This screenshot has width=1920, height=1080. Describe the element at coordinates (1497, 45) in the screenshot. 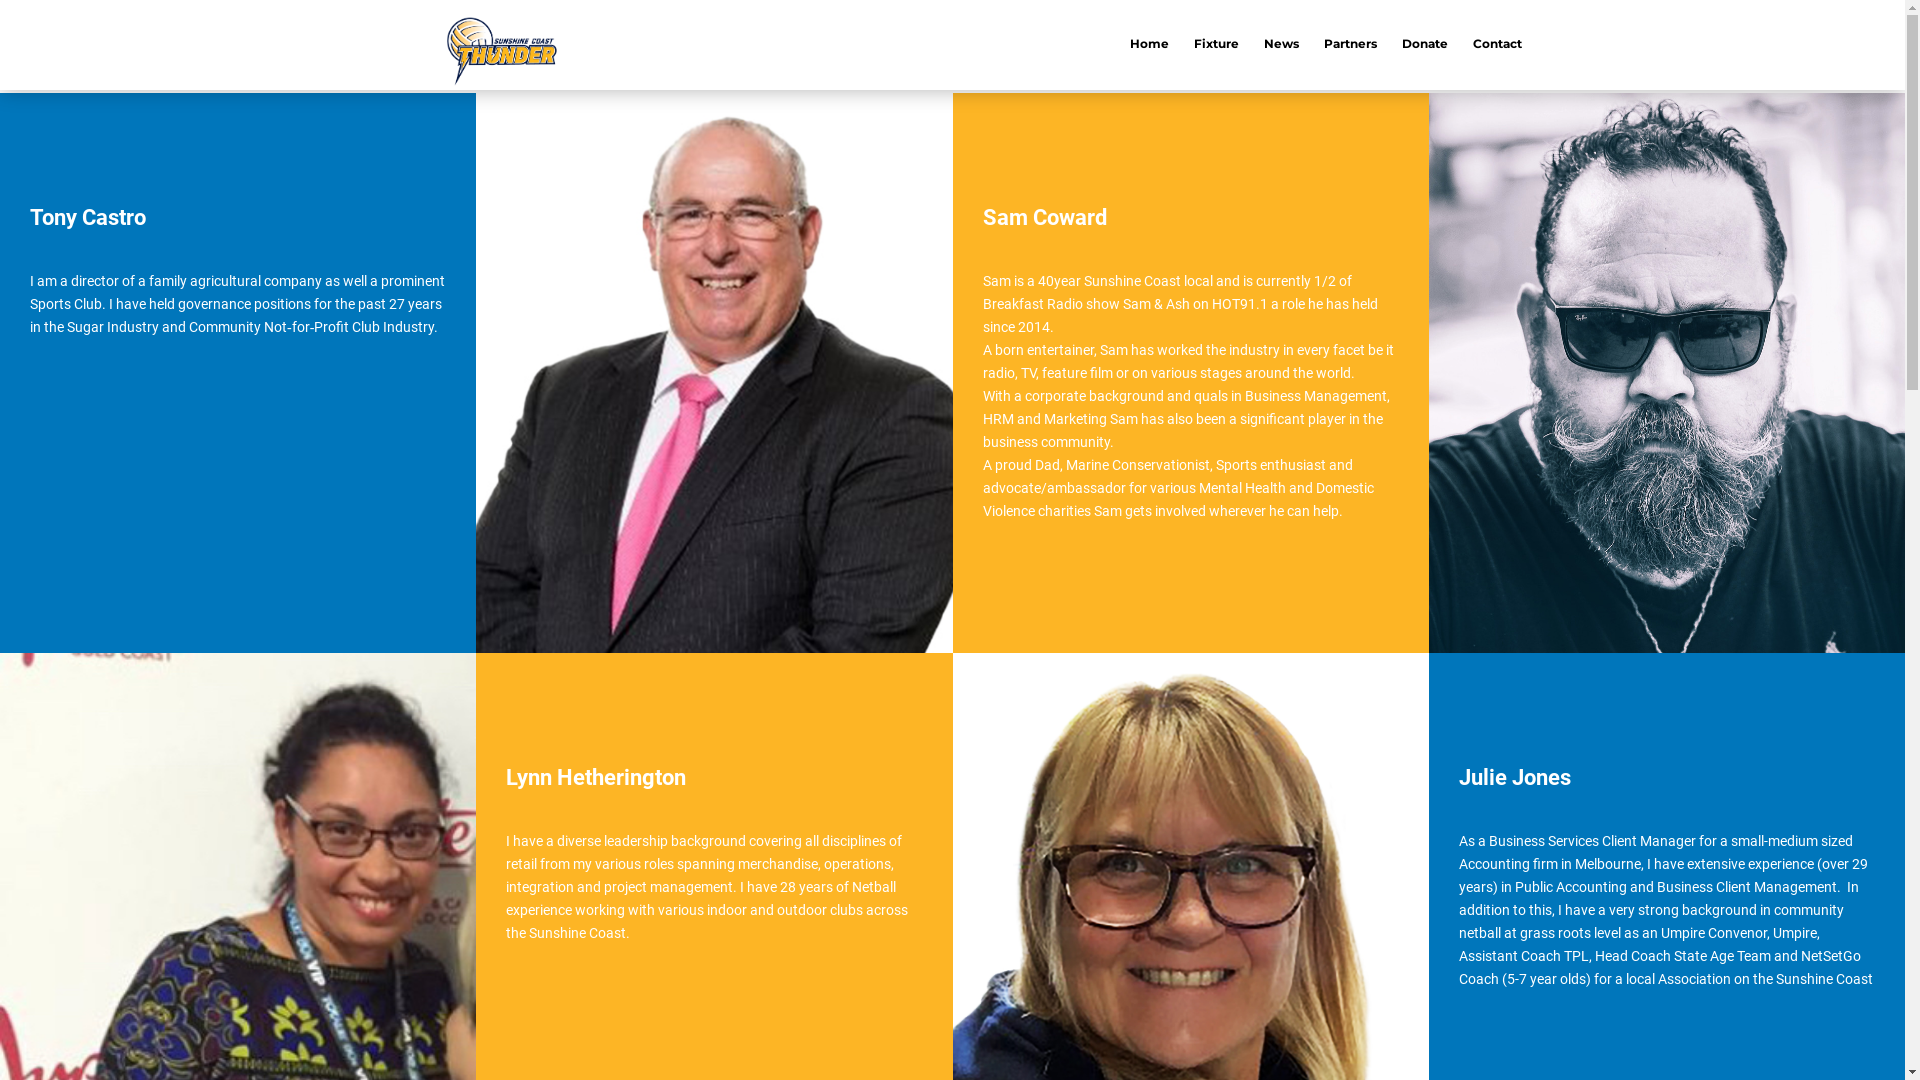

I see `'Contact'` at that location.